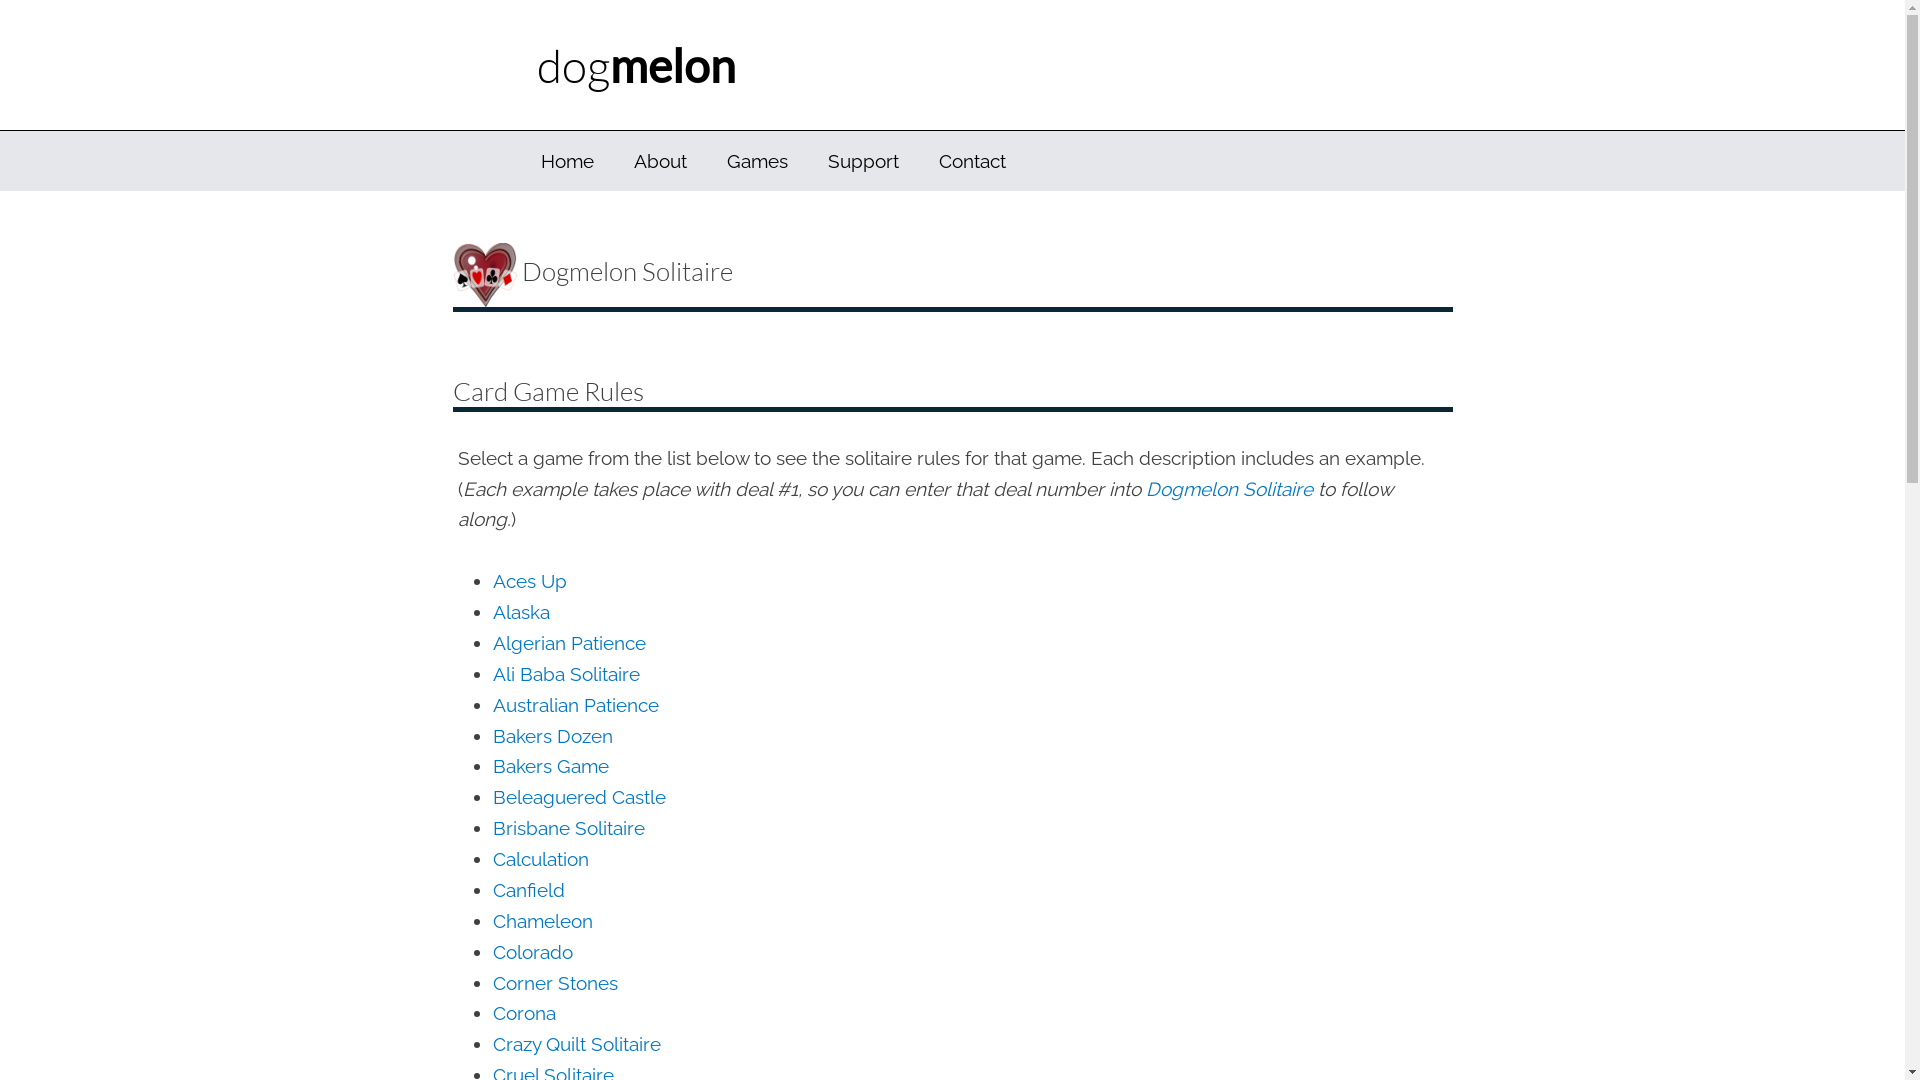 Image resolution: width=1920 pixels, height=1080 pixels. What do you see at coordinates (550, 765) in the screenshot?
I see `'Bakers Game'` at bounding box center [550, 765].